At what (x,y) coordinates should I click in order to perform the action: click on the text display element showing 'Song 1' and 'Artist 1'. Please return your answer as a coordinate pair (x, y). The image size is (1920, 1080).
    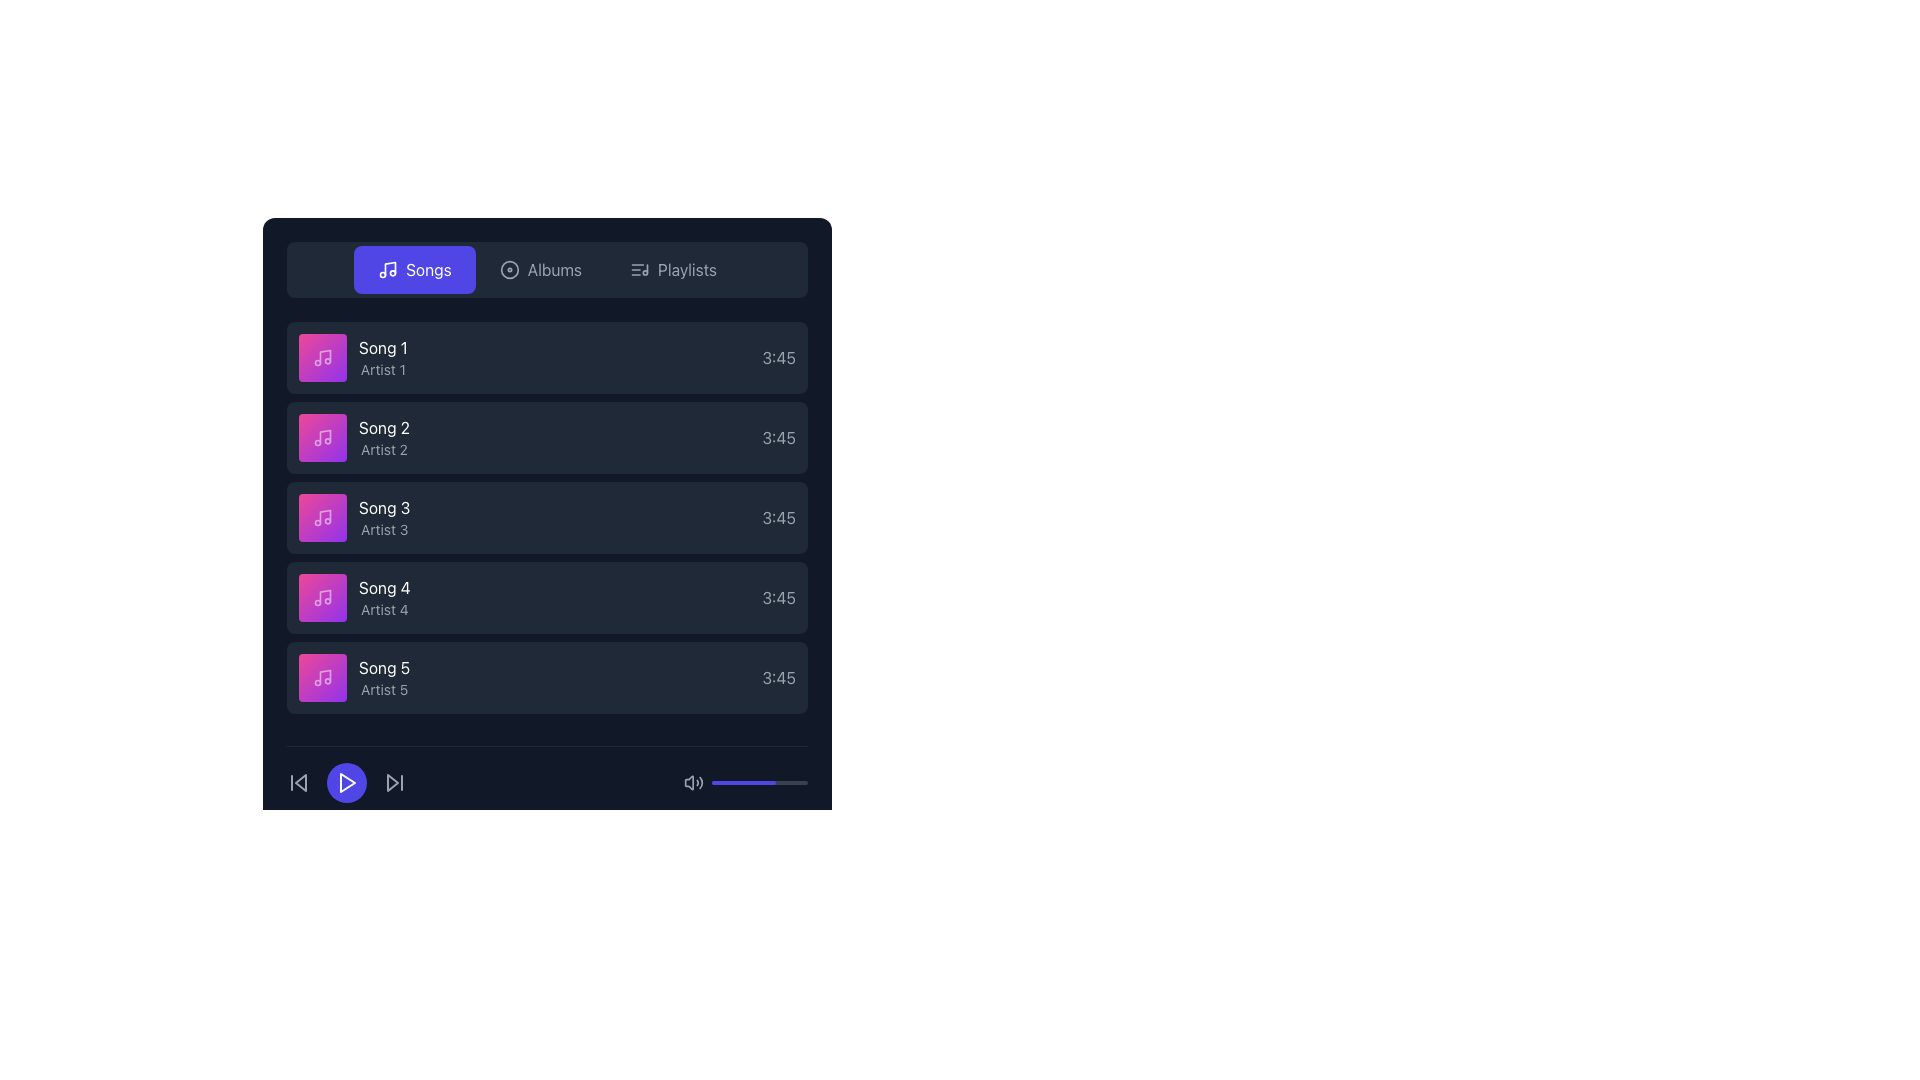
    Looking at the image, I should click on (383, 357).